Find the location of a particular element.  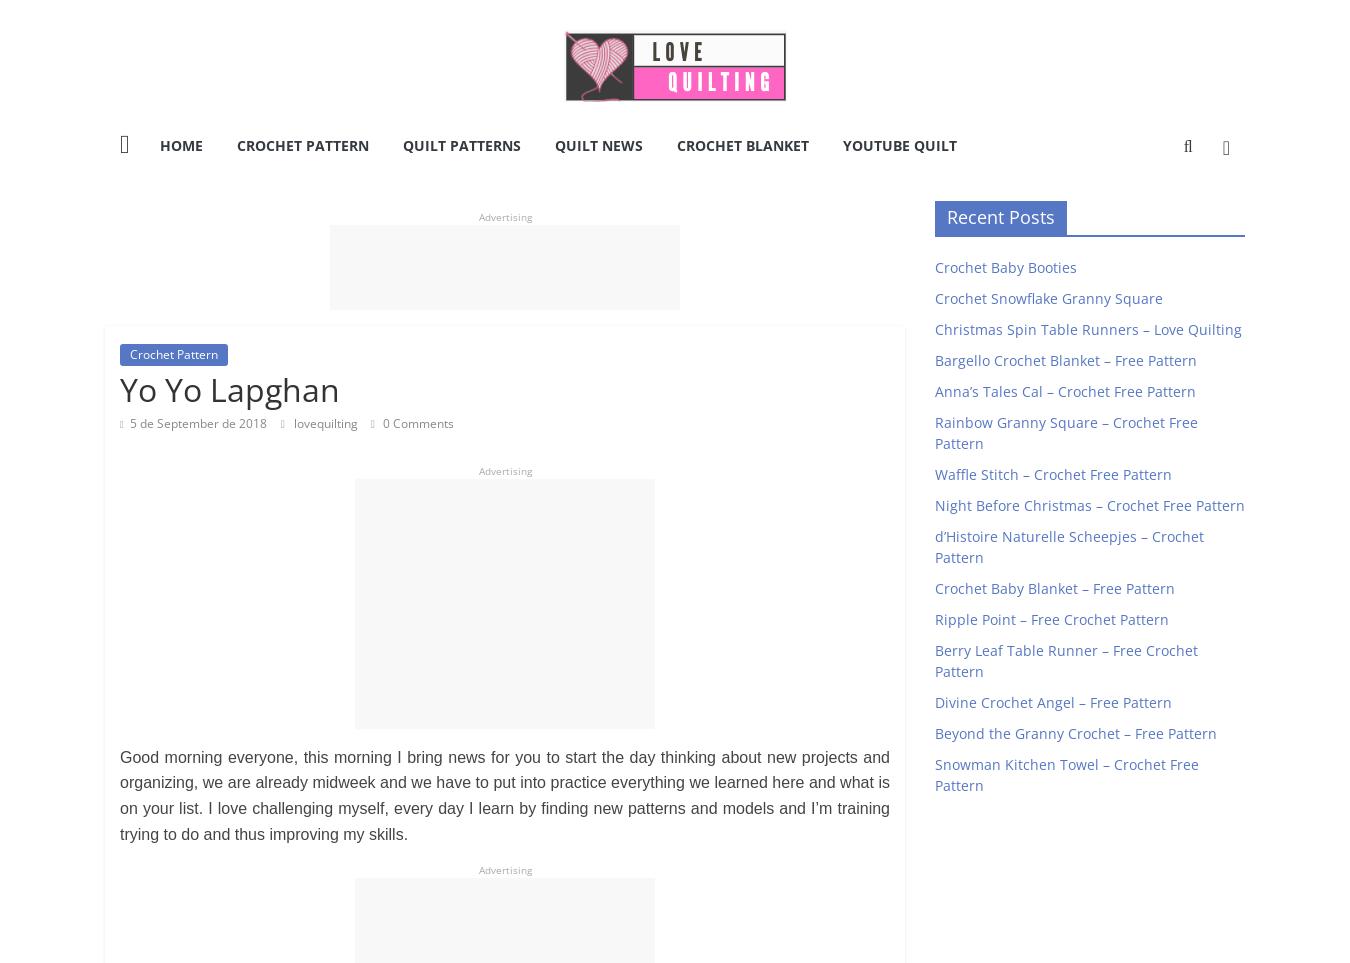

'Berry Leaf Table Runner – Free Crochet Pattern' is located at coordinates (1066, 660).